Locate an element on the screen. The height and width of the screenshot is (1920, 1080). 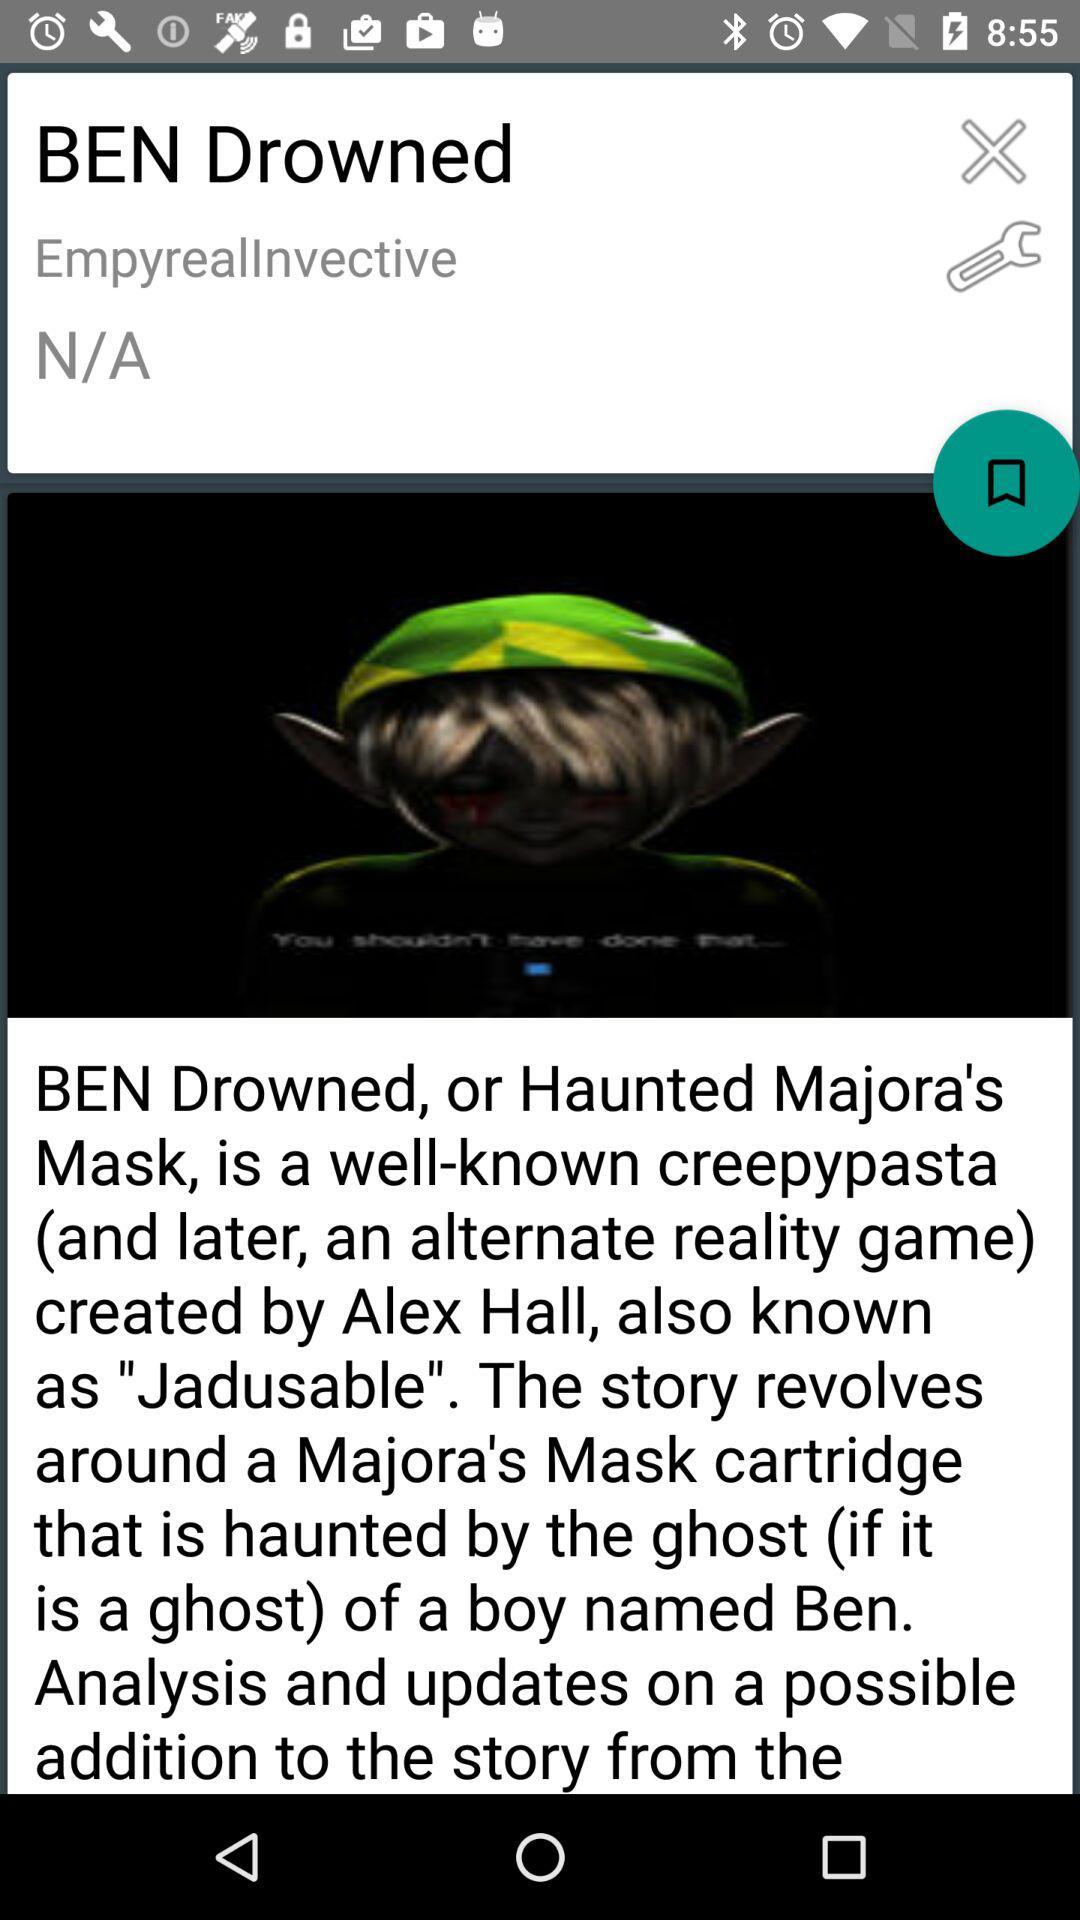
the icon above ben drowned or icon is located at coordinates (1006, 483).